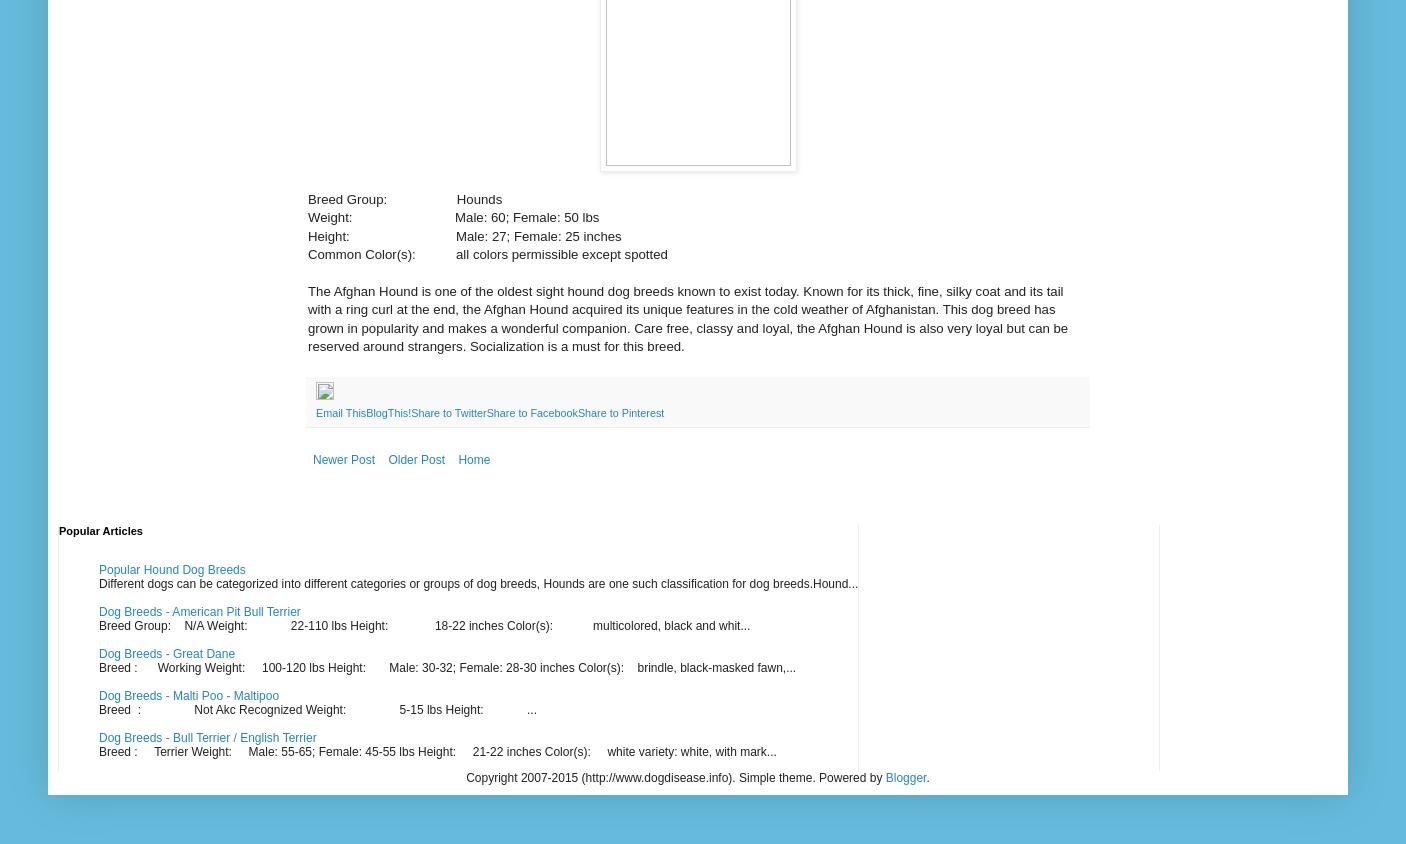 This screenshot has width=1406, height=844. Describe the element at coordinates (453, 216) in the screenshot. I see `'Weight:                            Male: 60; Female: 50 lbs'` at that location.